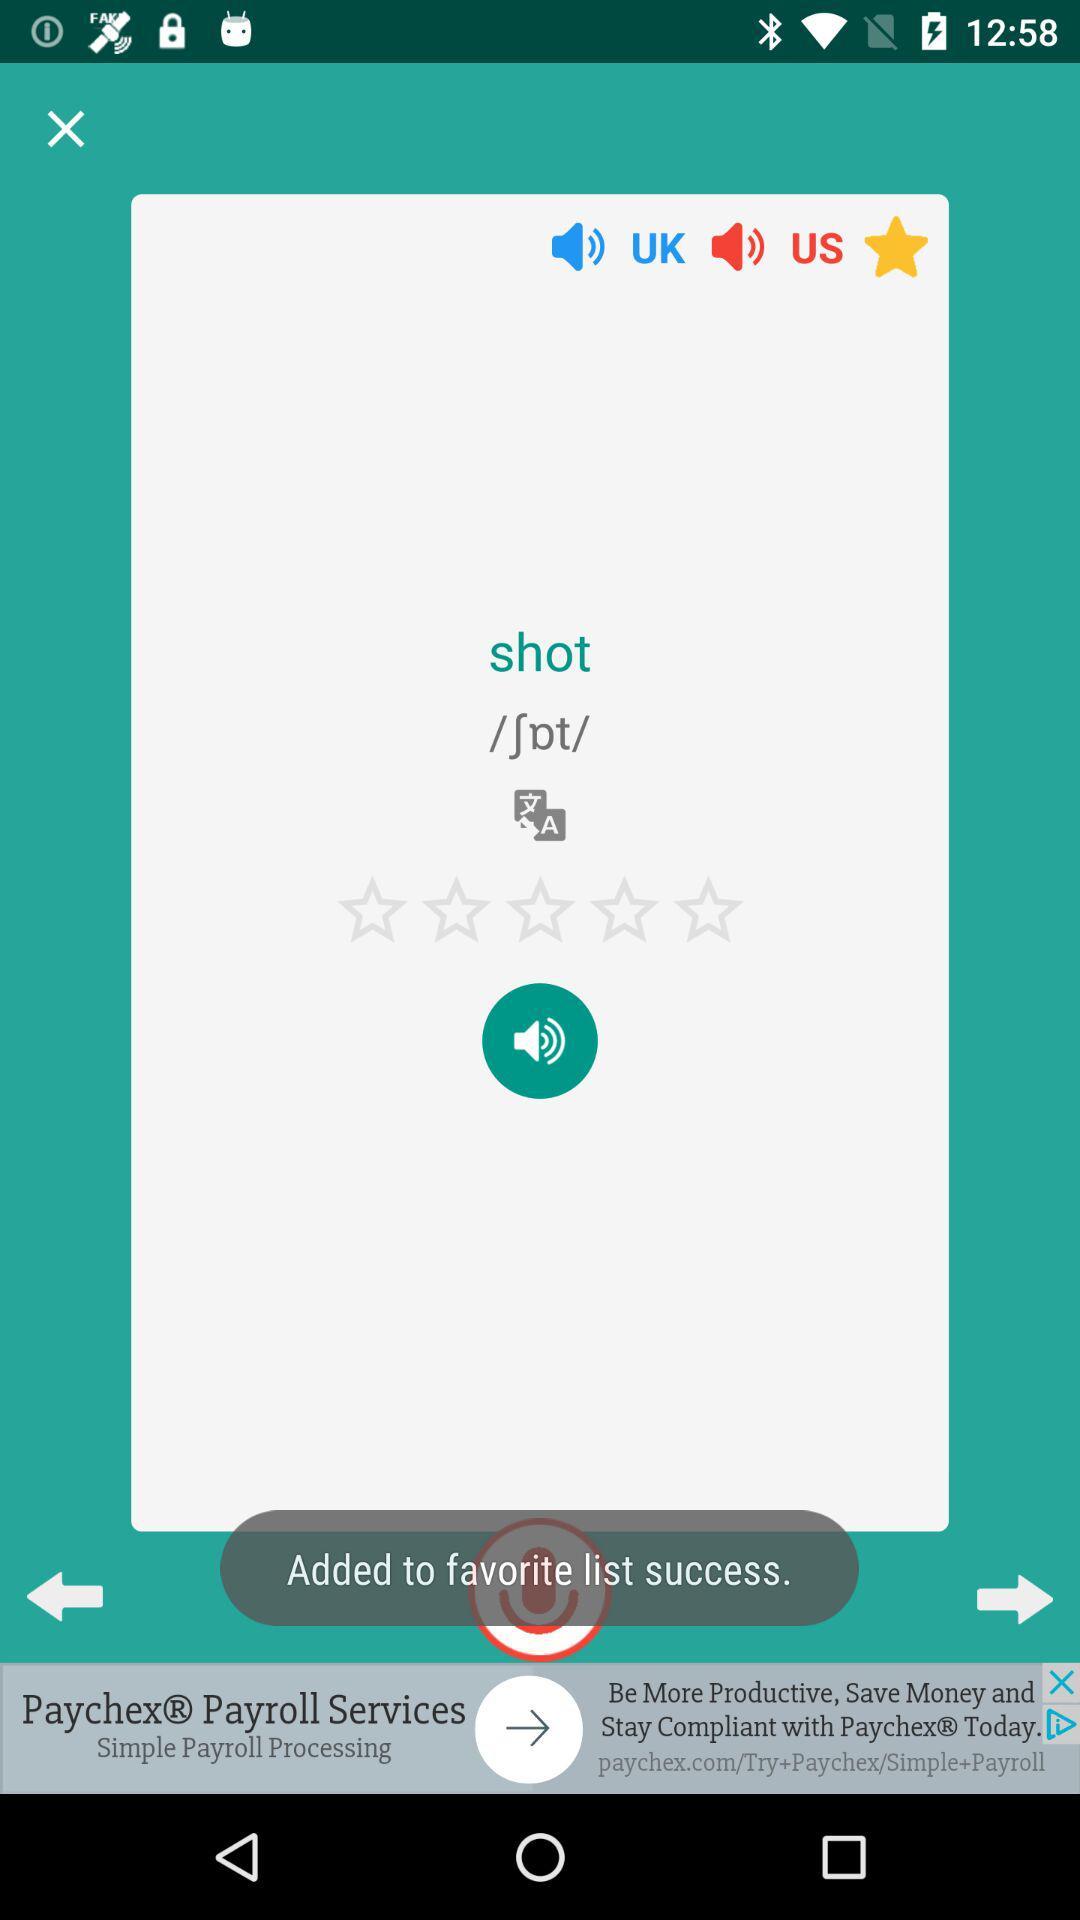 Image resolution: width=1080 pixels, height=1920 pixels. I want to click on the star which is present beneath the shot, so click(371, 909).